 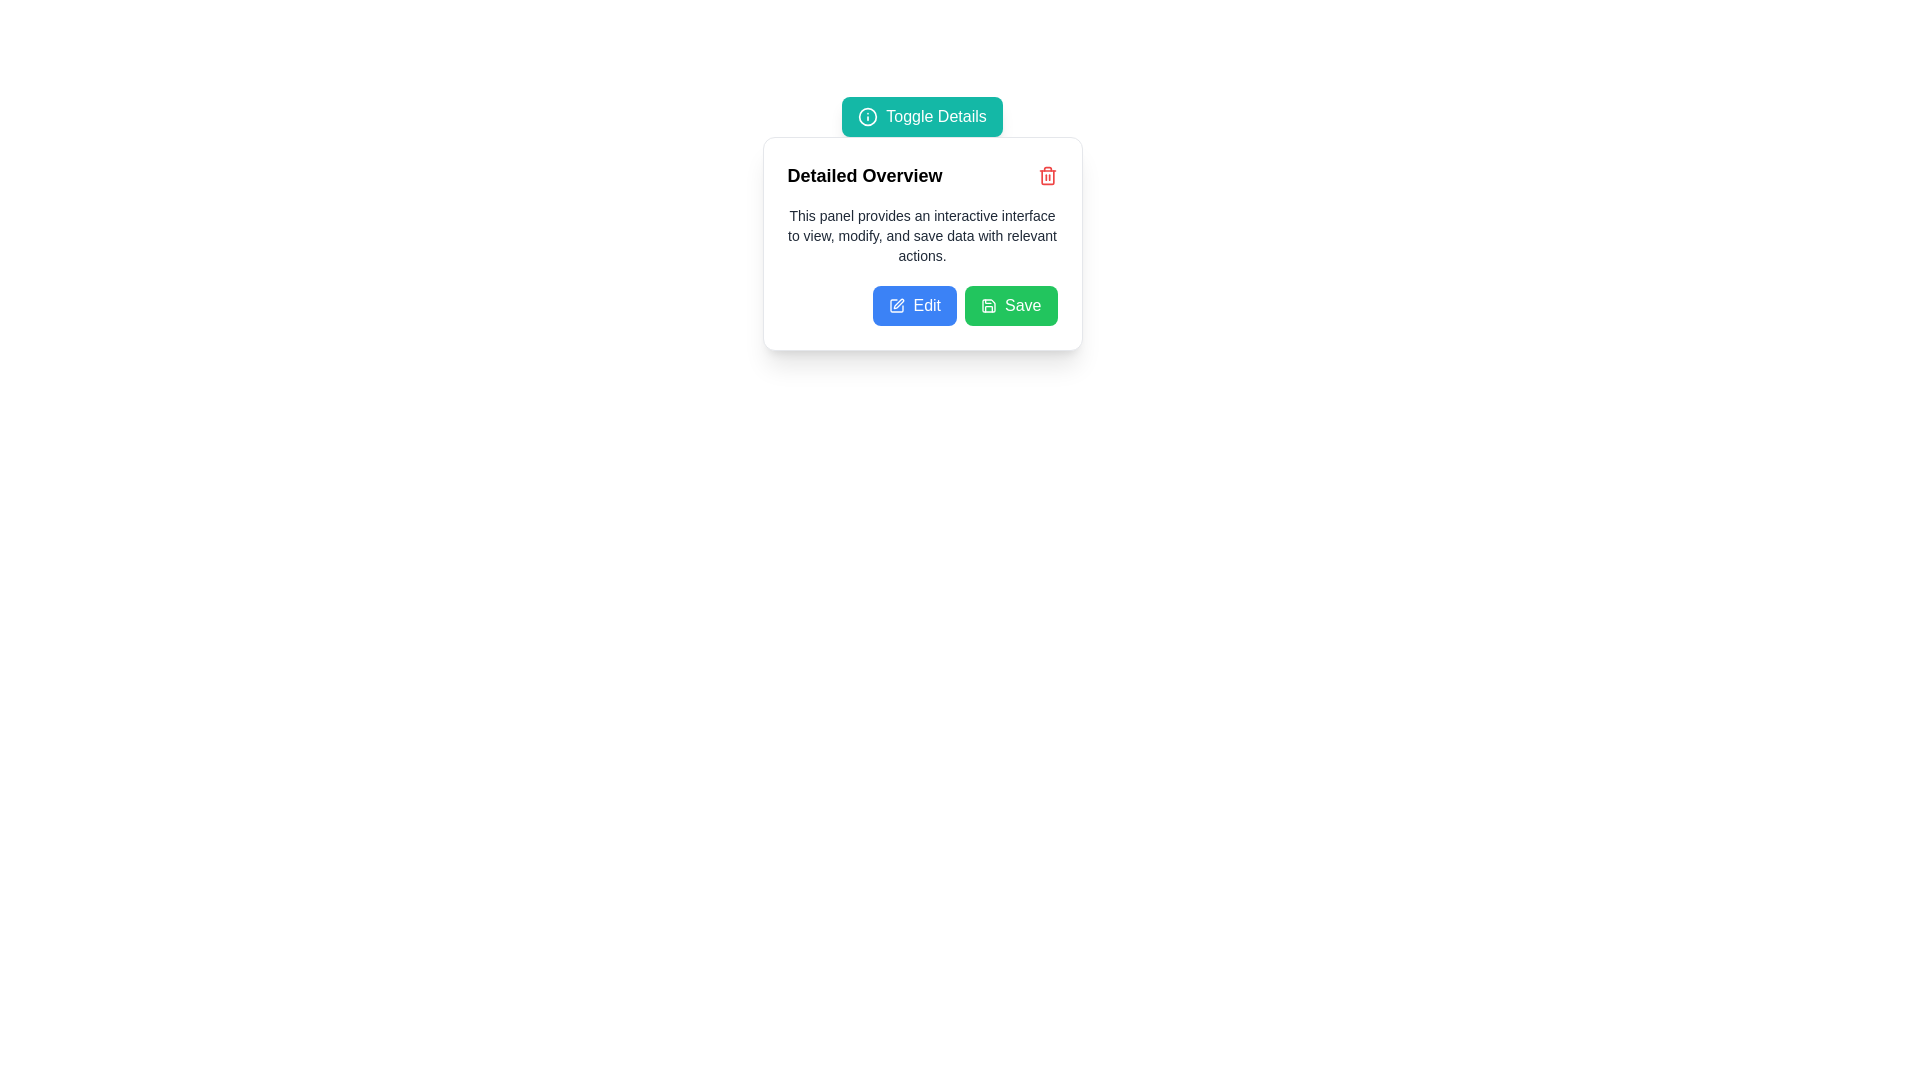 What do you see at coordinates (988, 305) in the screenshot?
I see `the save icon located within the green button labeled 'Save'` at bounding box center [988, 305].